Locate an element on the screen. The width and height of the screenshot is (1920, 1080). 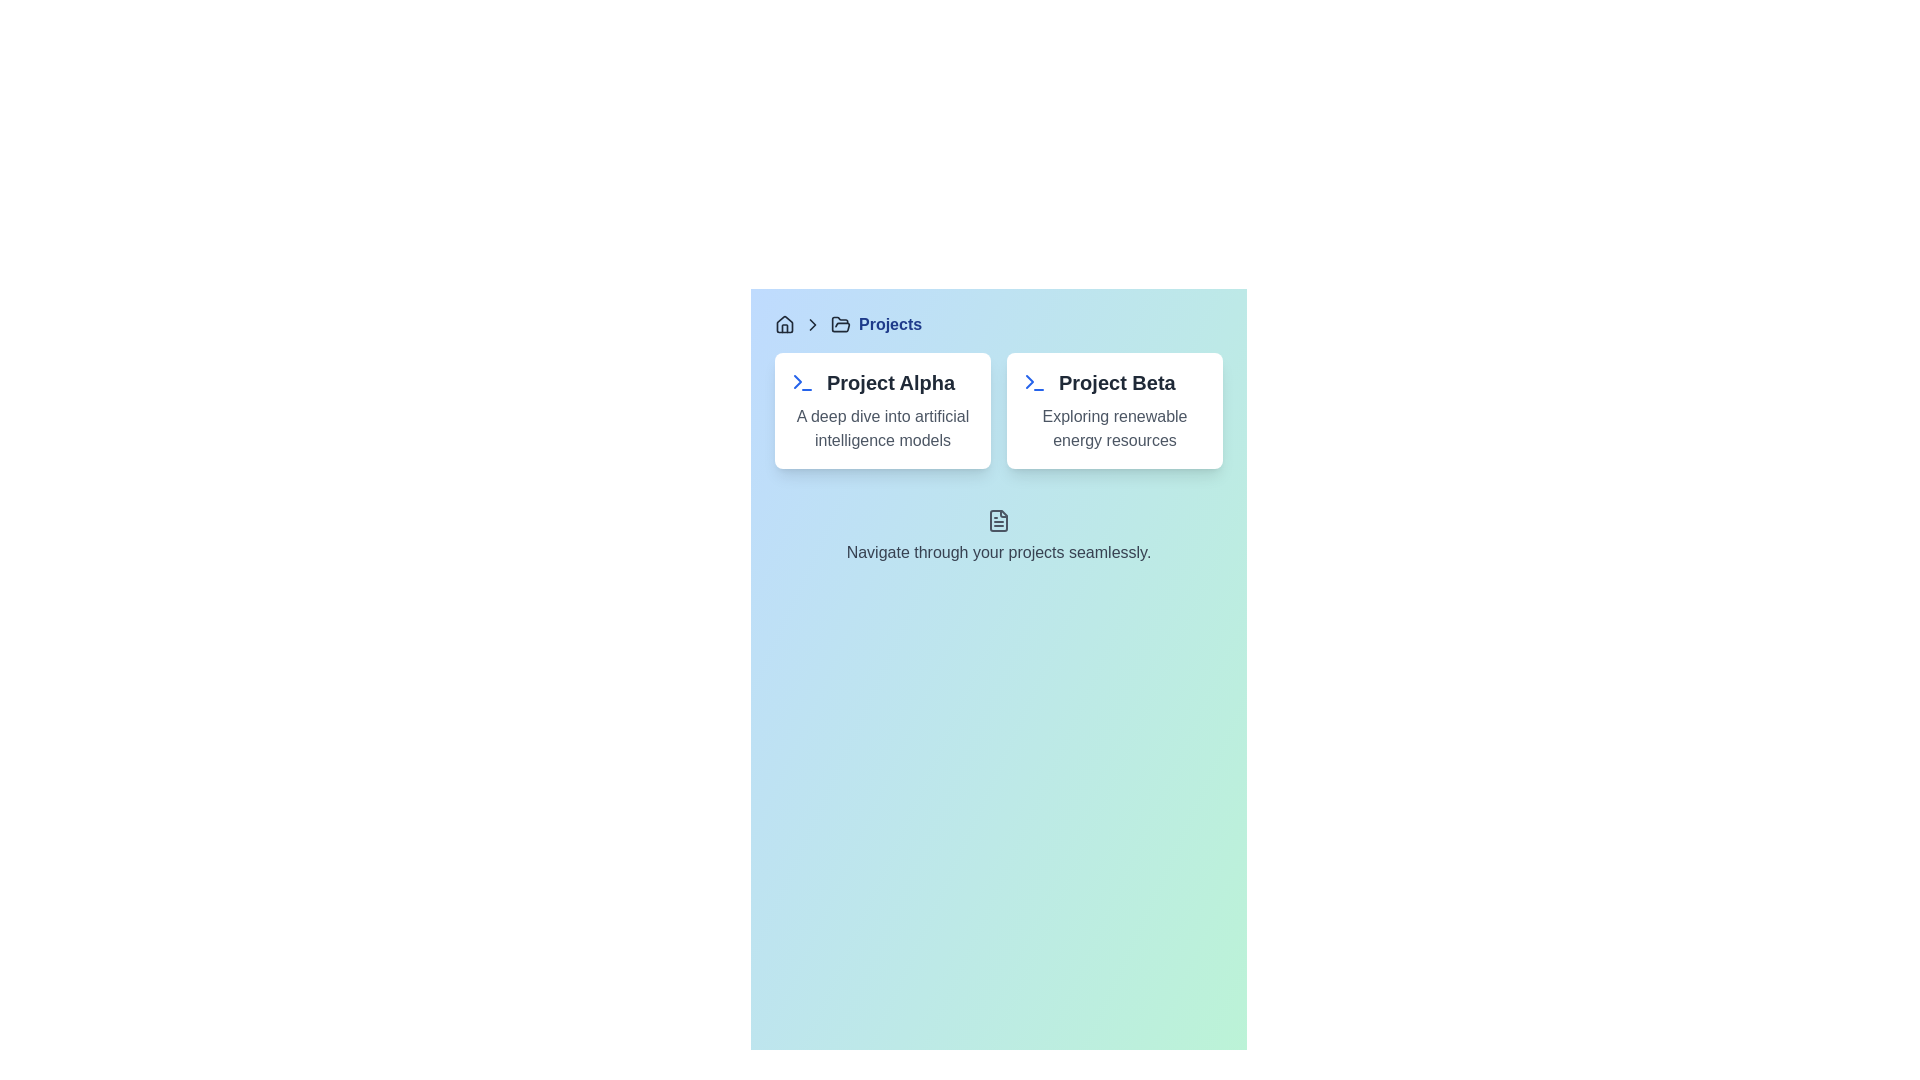
descriptive text label located directly under the 'Project Beta' title in the second card on the right-hand side of the interface is located at coordinates (1113, 427).